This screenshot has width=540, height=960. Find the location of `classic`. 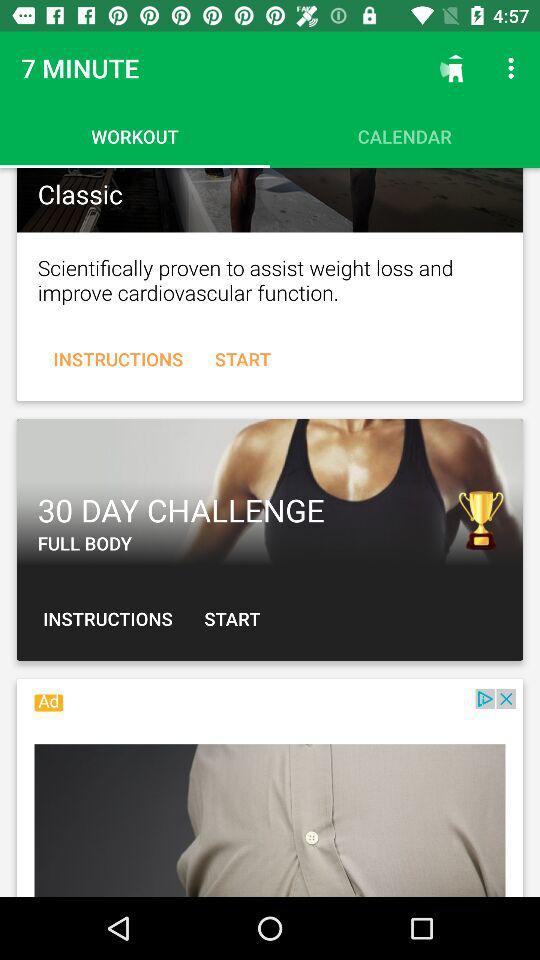

classic is located at coordinates (270, 200).